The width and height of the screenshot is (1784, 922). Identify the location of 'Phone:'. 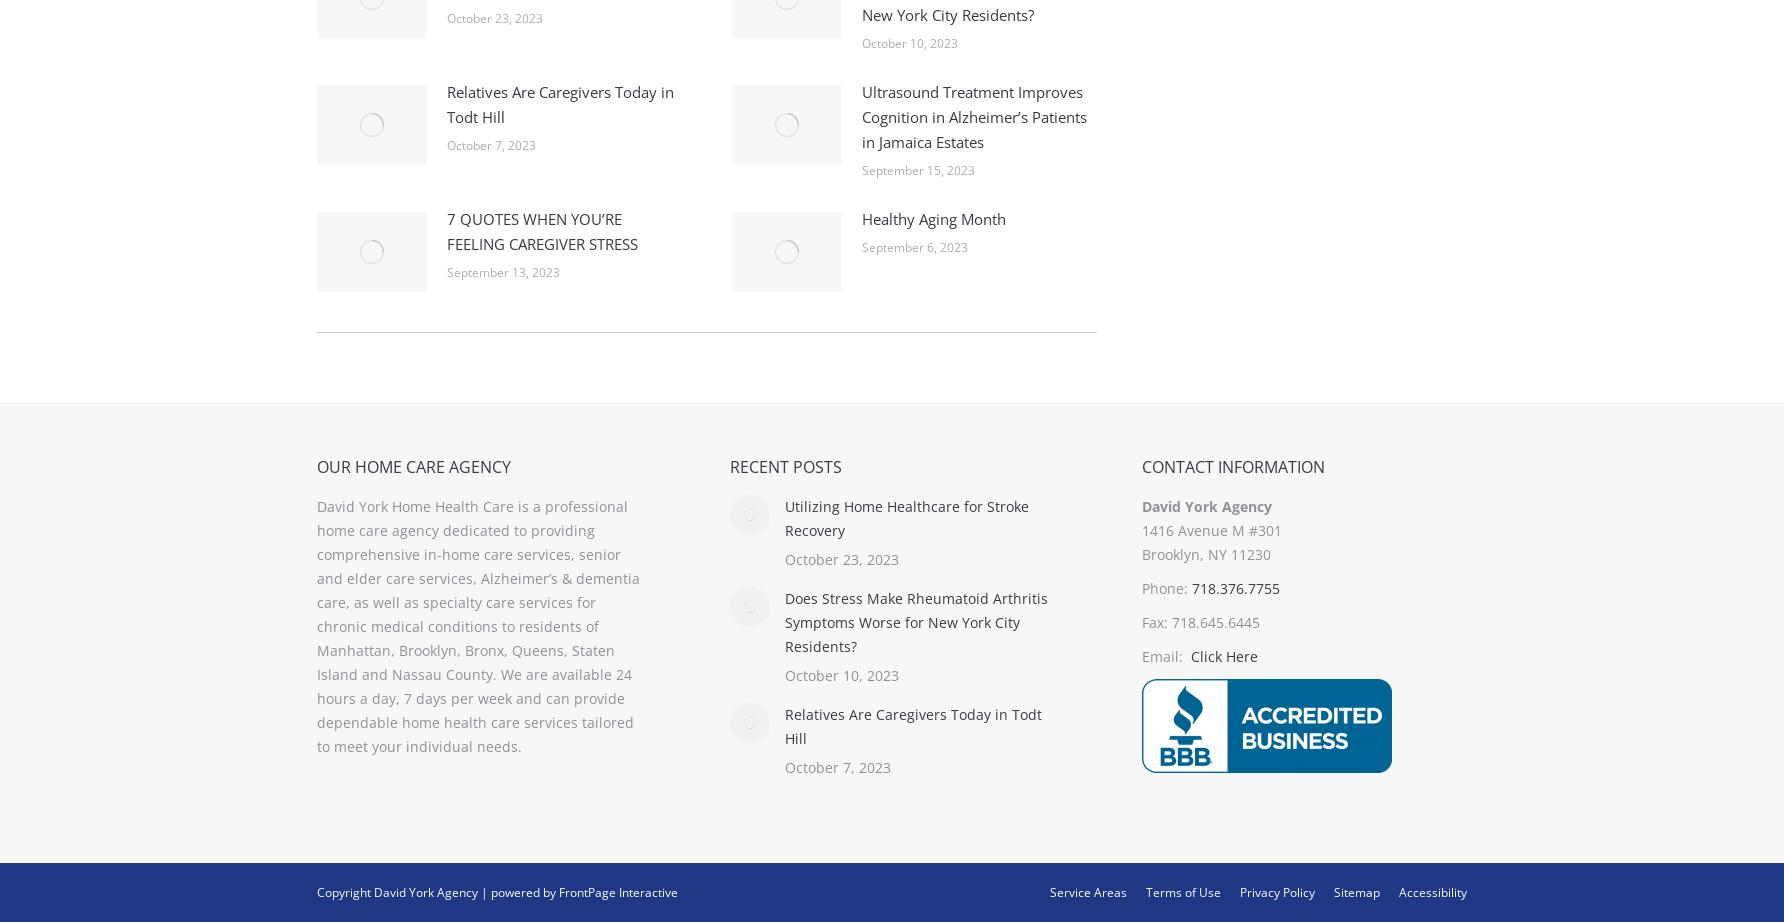
(1166, 588).